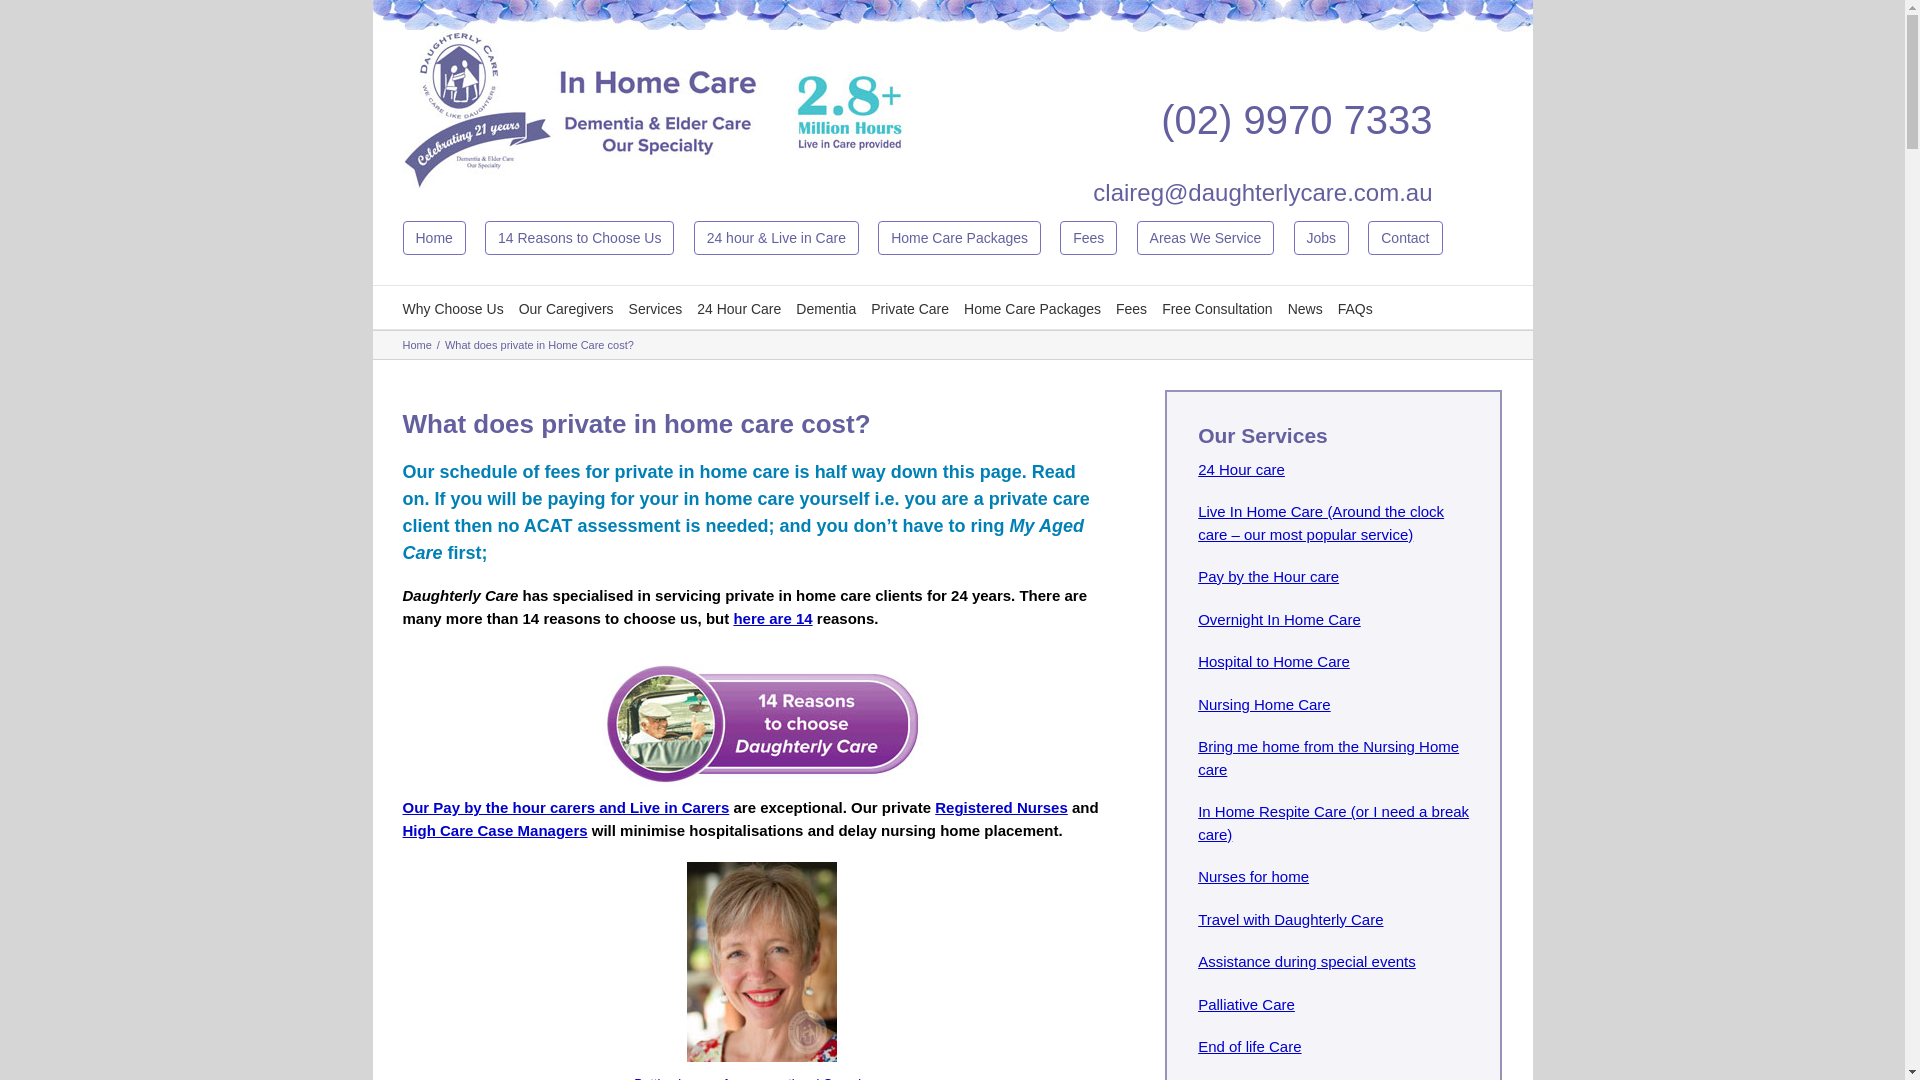  Describe the element at coordinates (1290, 918) in the screenshot. I see `'Travel with Daughterly Care'` at that location.